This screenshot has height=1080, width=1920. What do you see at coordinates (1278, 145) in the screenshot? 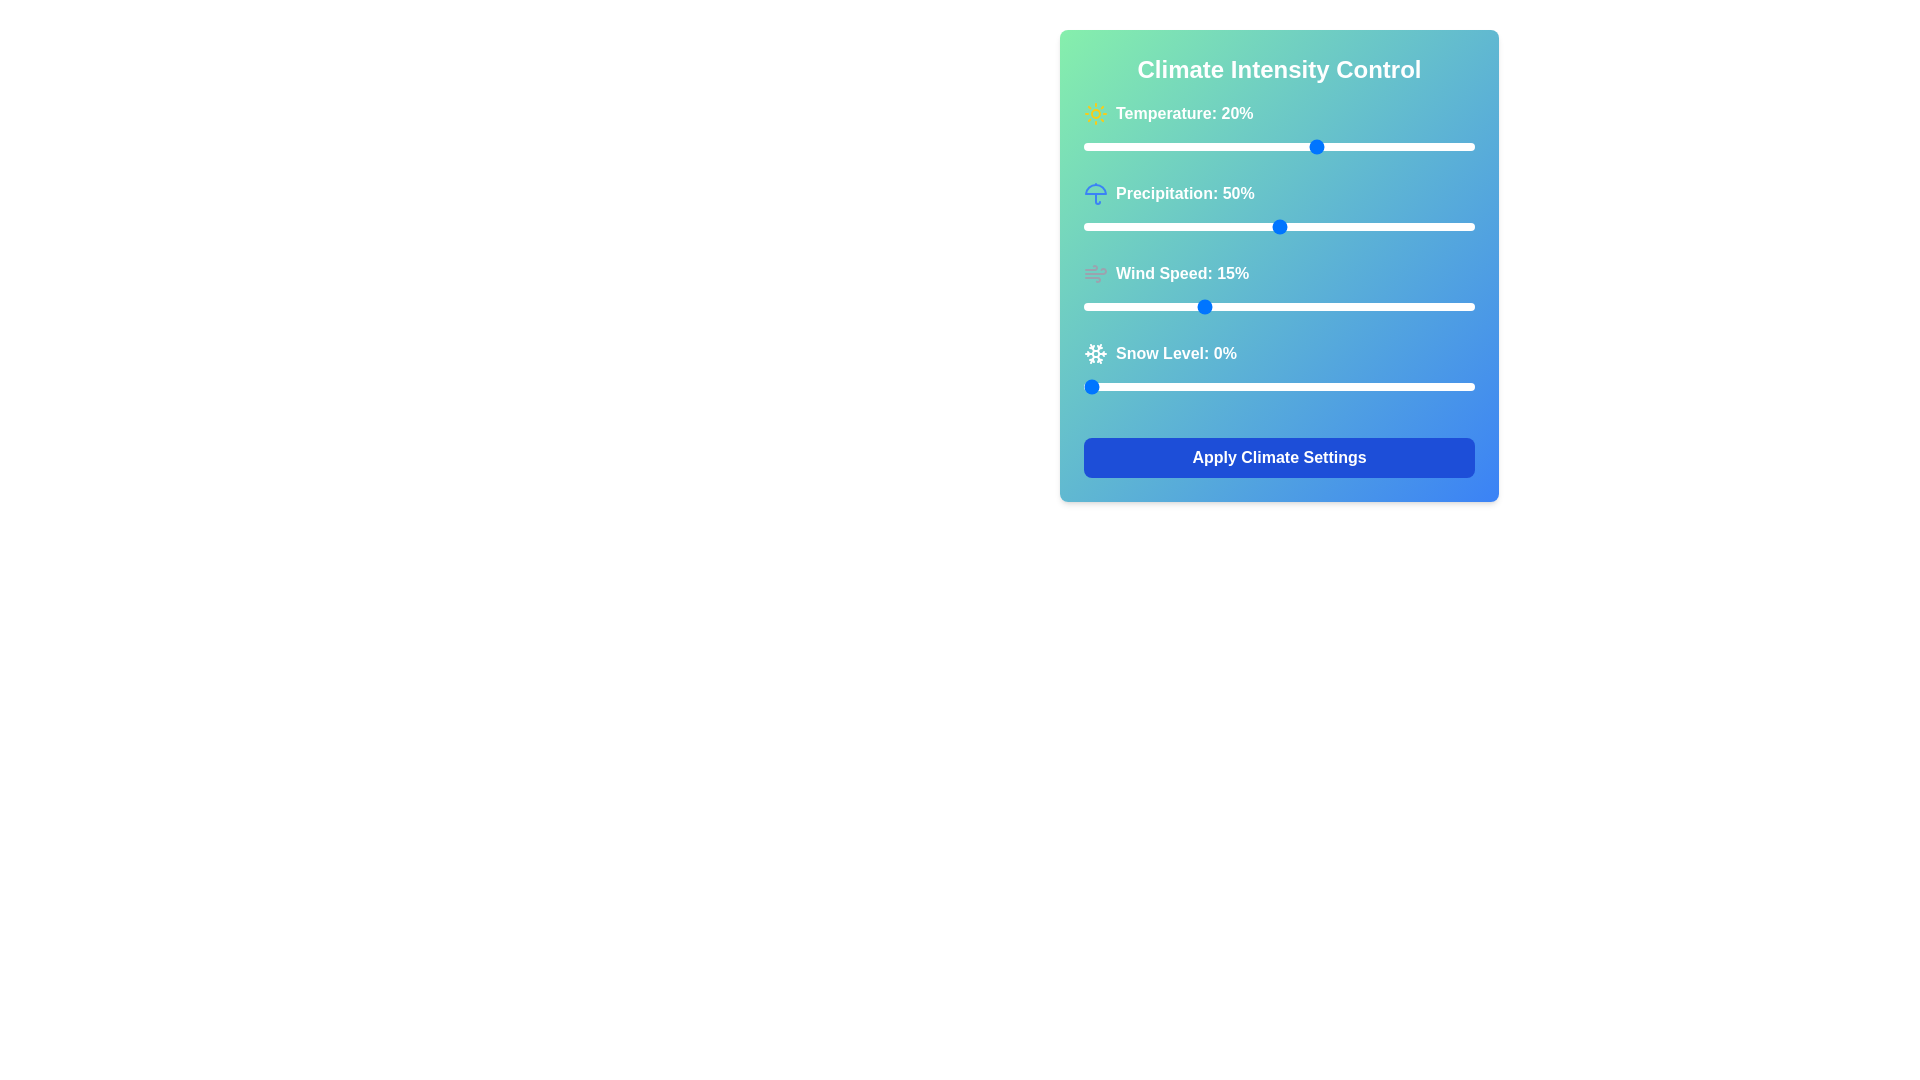
I see `the temperature range slider which allows users to adjust the temperature value, currently set at 20 degrees` at bounding box center [1278, 145].